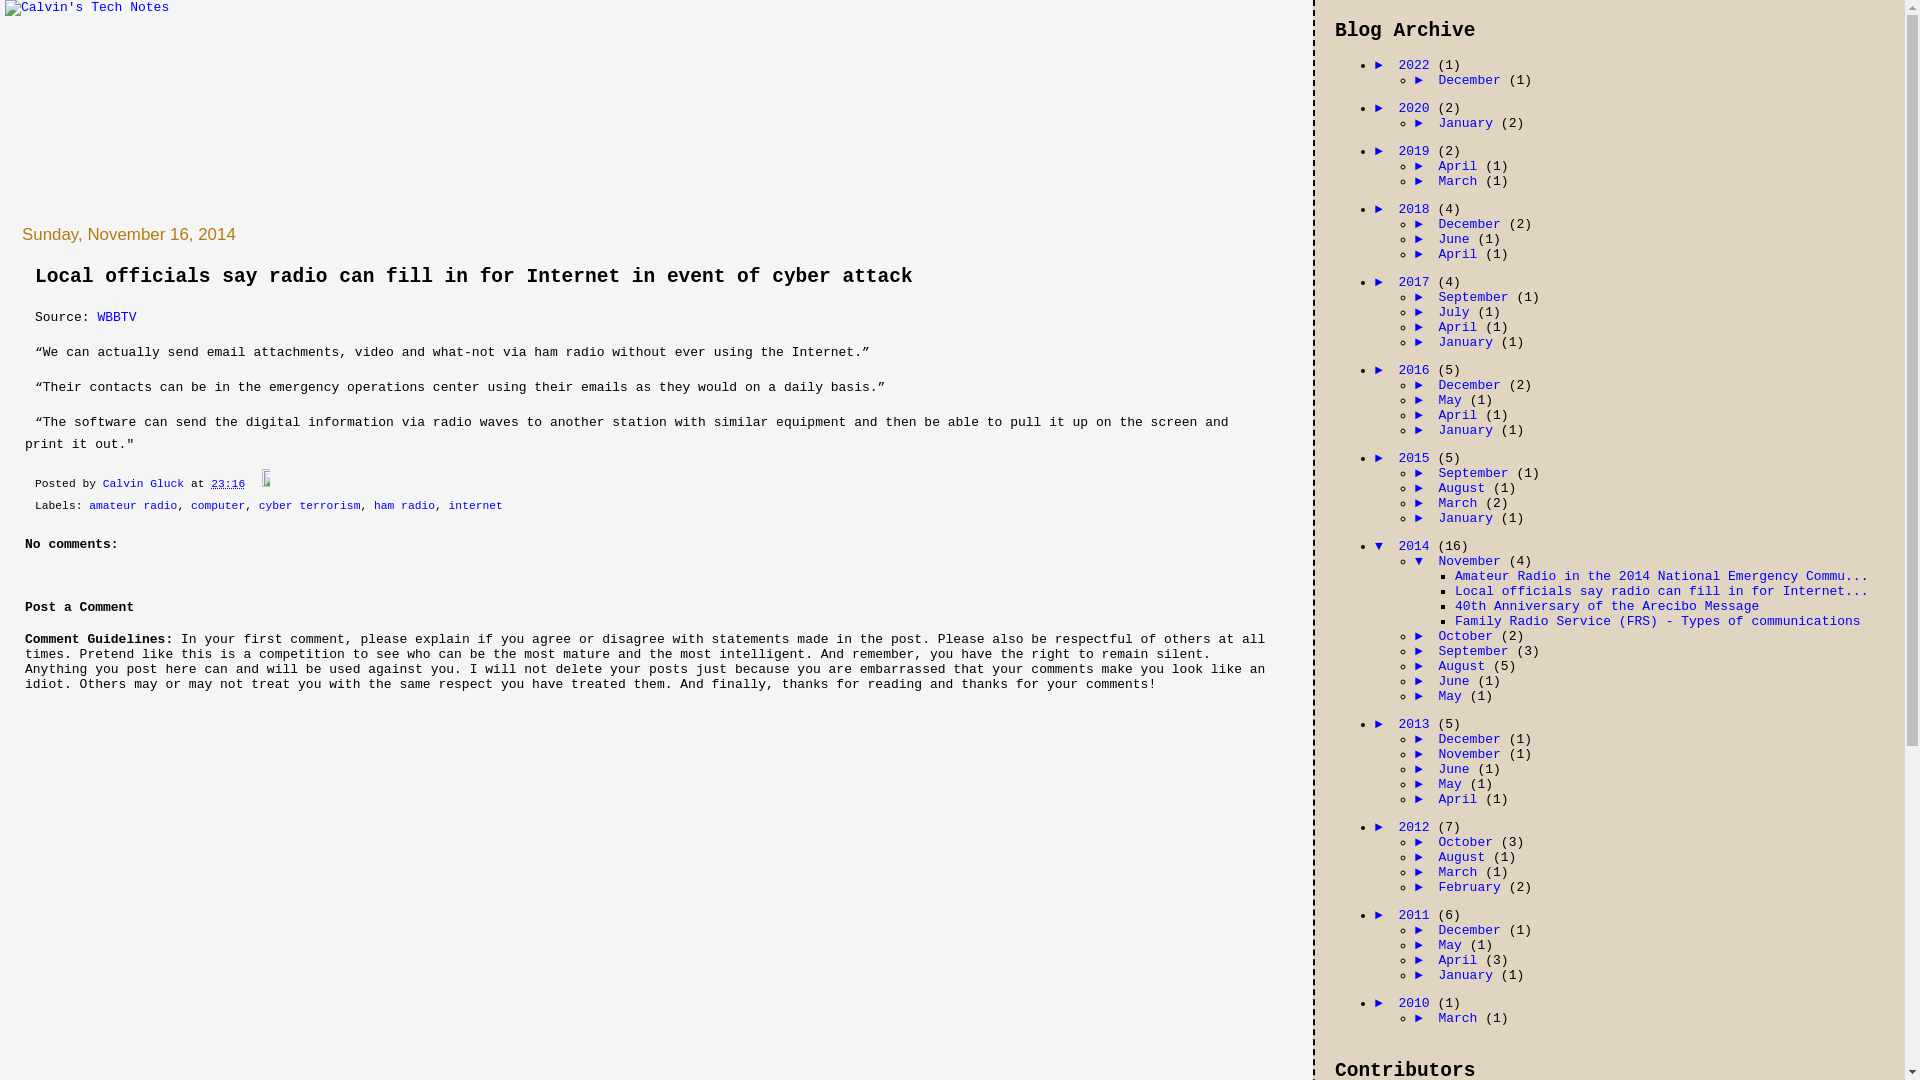 The image size is (1920, 1080). Describe the element at coordinates (1661, 590) in the screenshot. I see `'Local officials say radio can fill in for Internet...'` at that location.